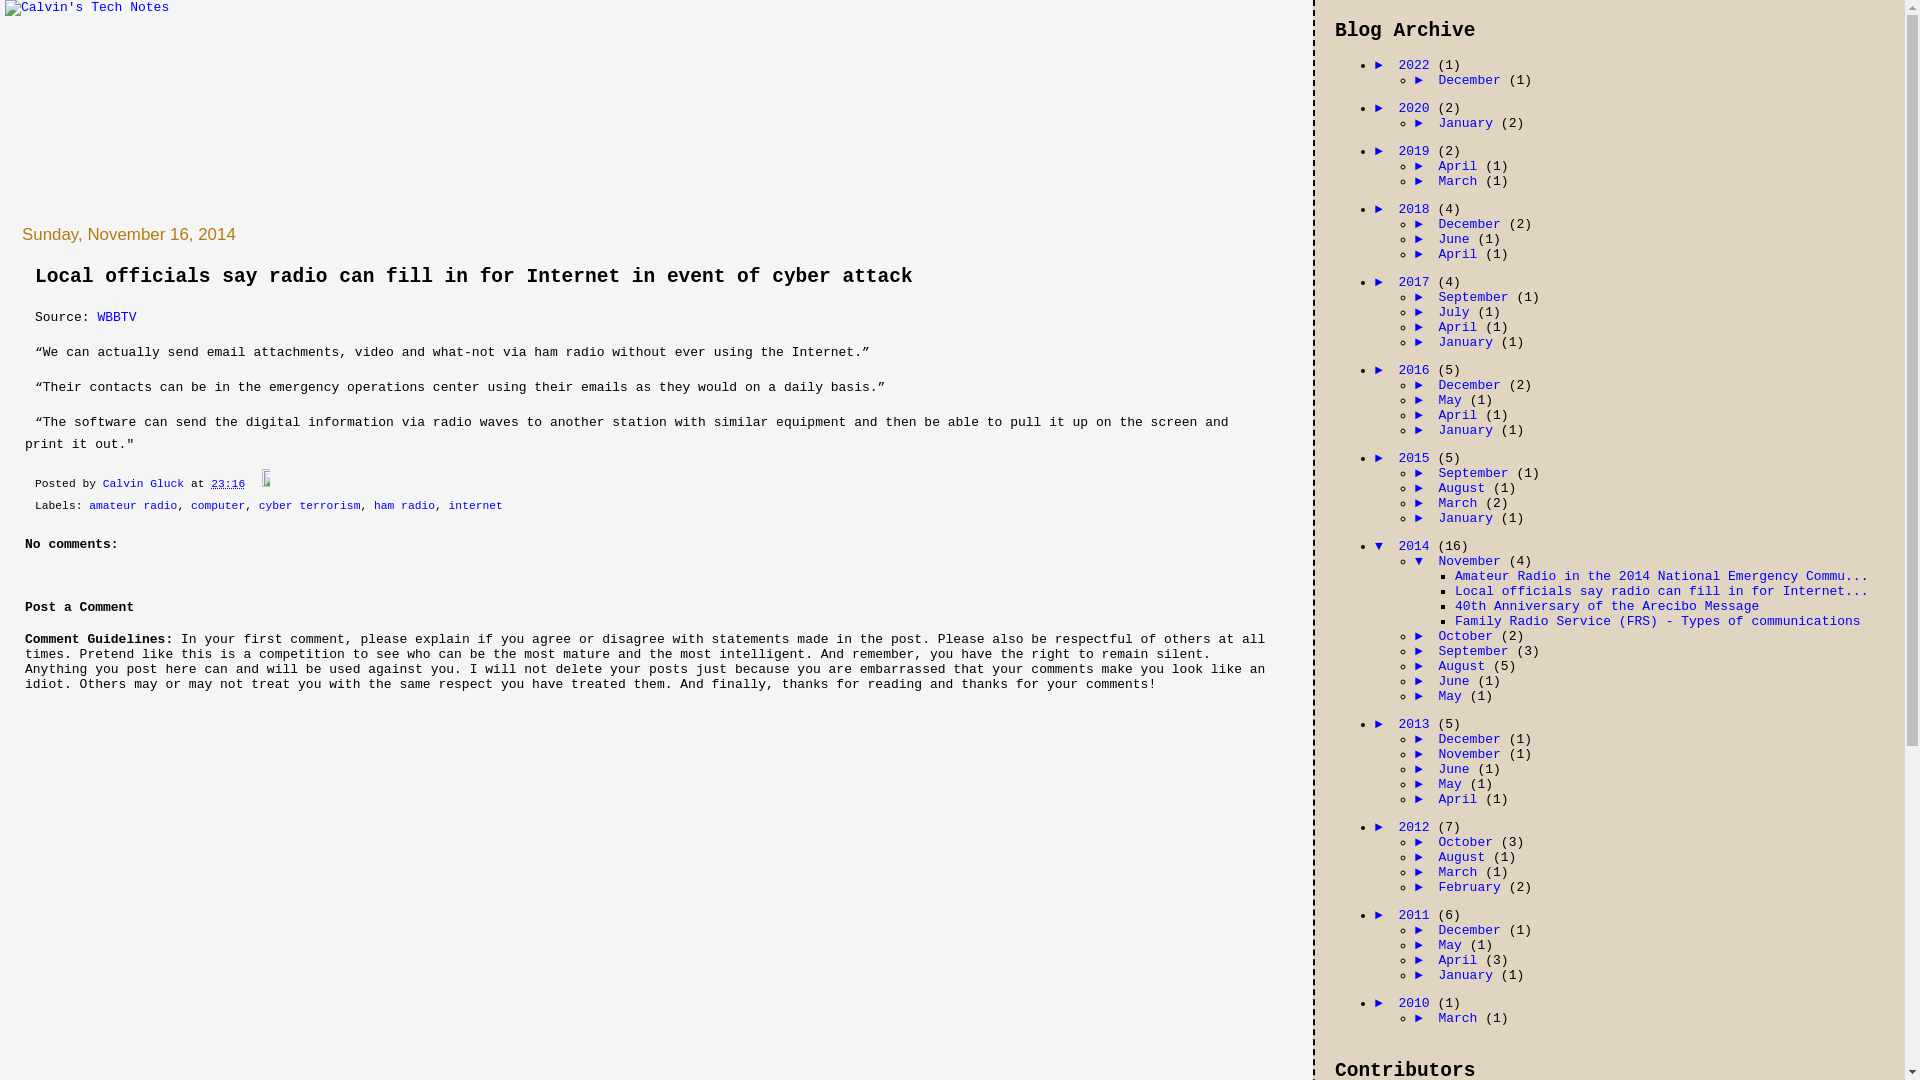 The image size is (1920, 1080). Describe the element at coordinates (1661, 590) in the screenshot. I see `'Local officials say radio can fill in for Internet...'` at that location.